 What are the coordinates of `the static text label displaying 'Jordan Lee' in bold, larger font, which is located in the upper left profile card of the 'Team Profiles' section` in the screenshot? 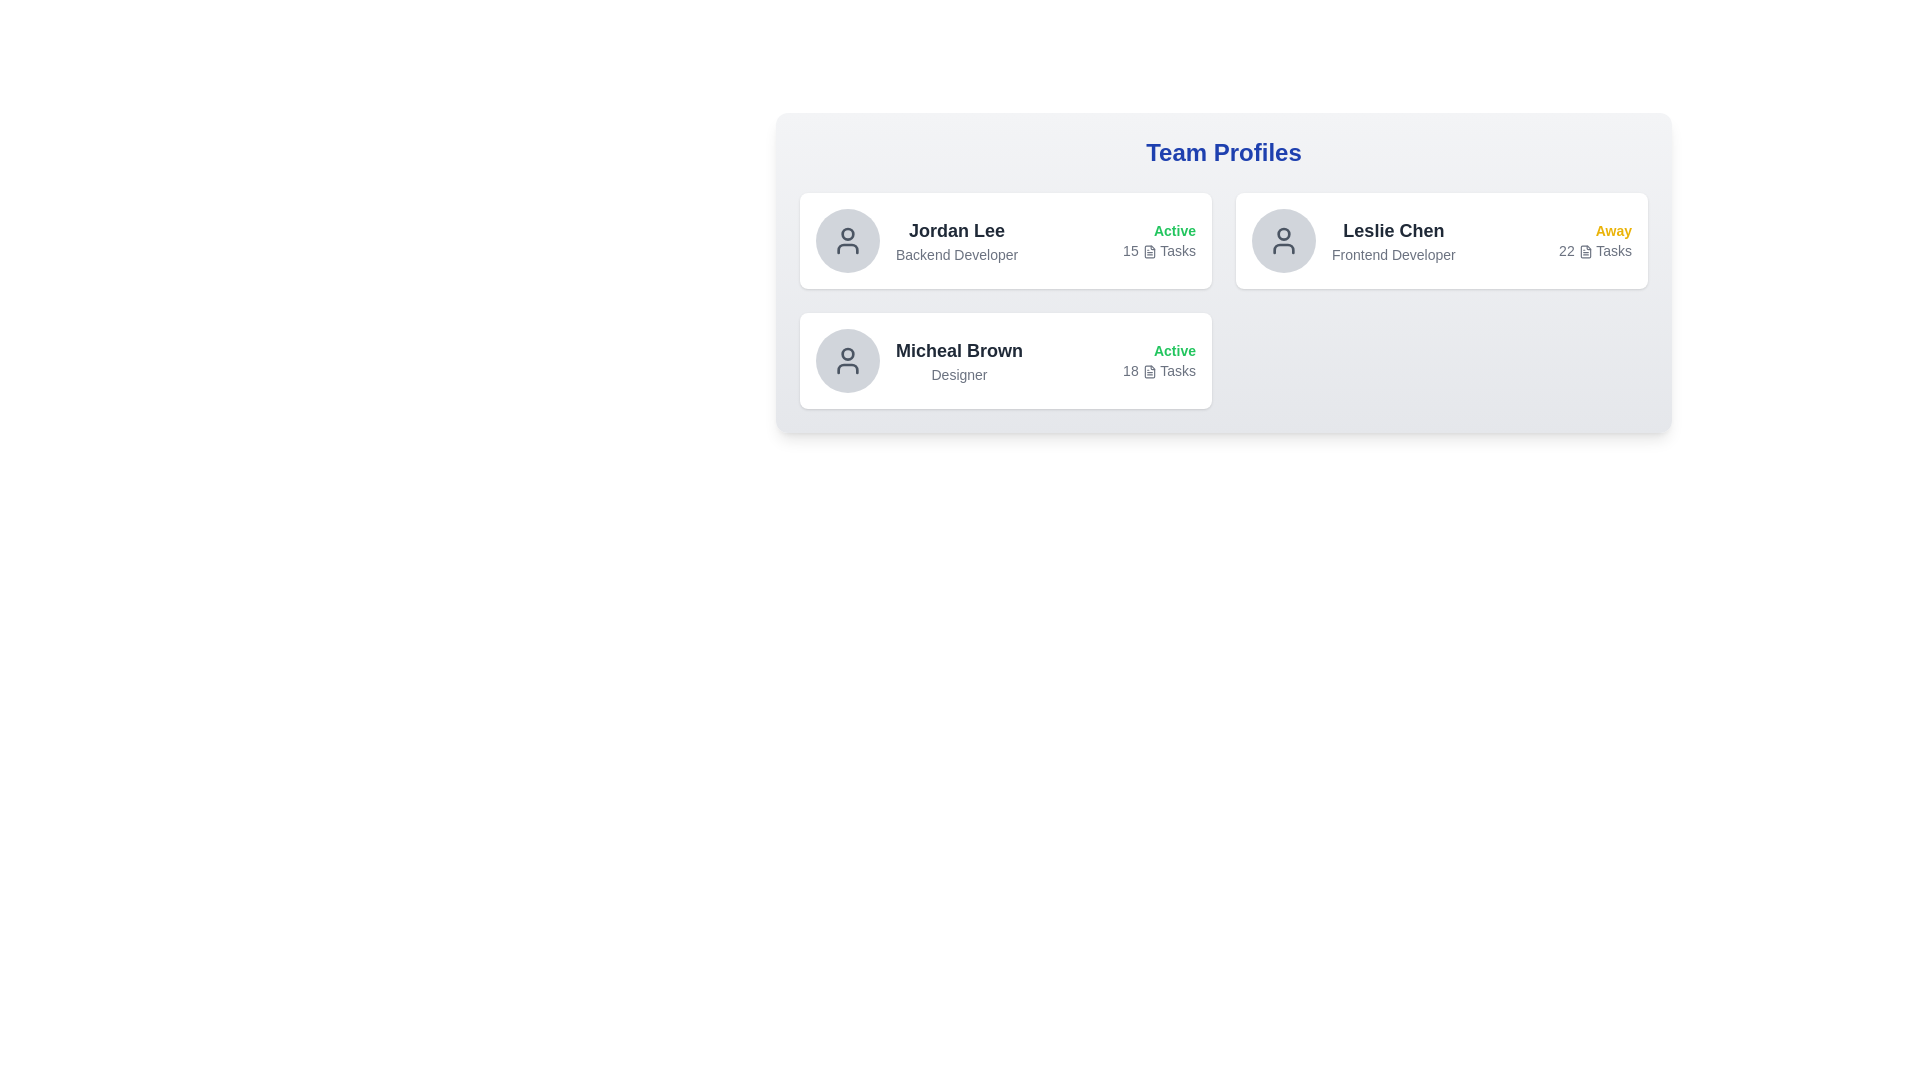 It's located at (956, 230).